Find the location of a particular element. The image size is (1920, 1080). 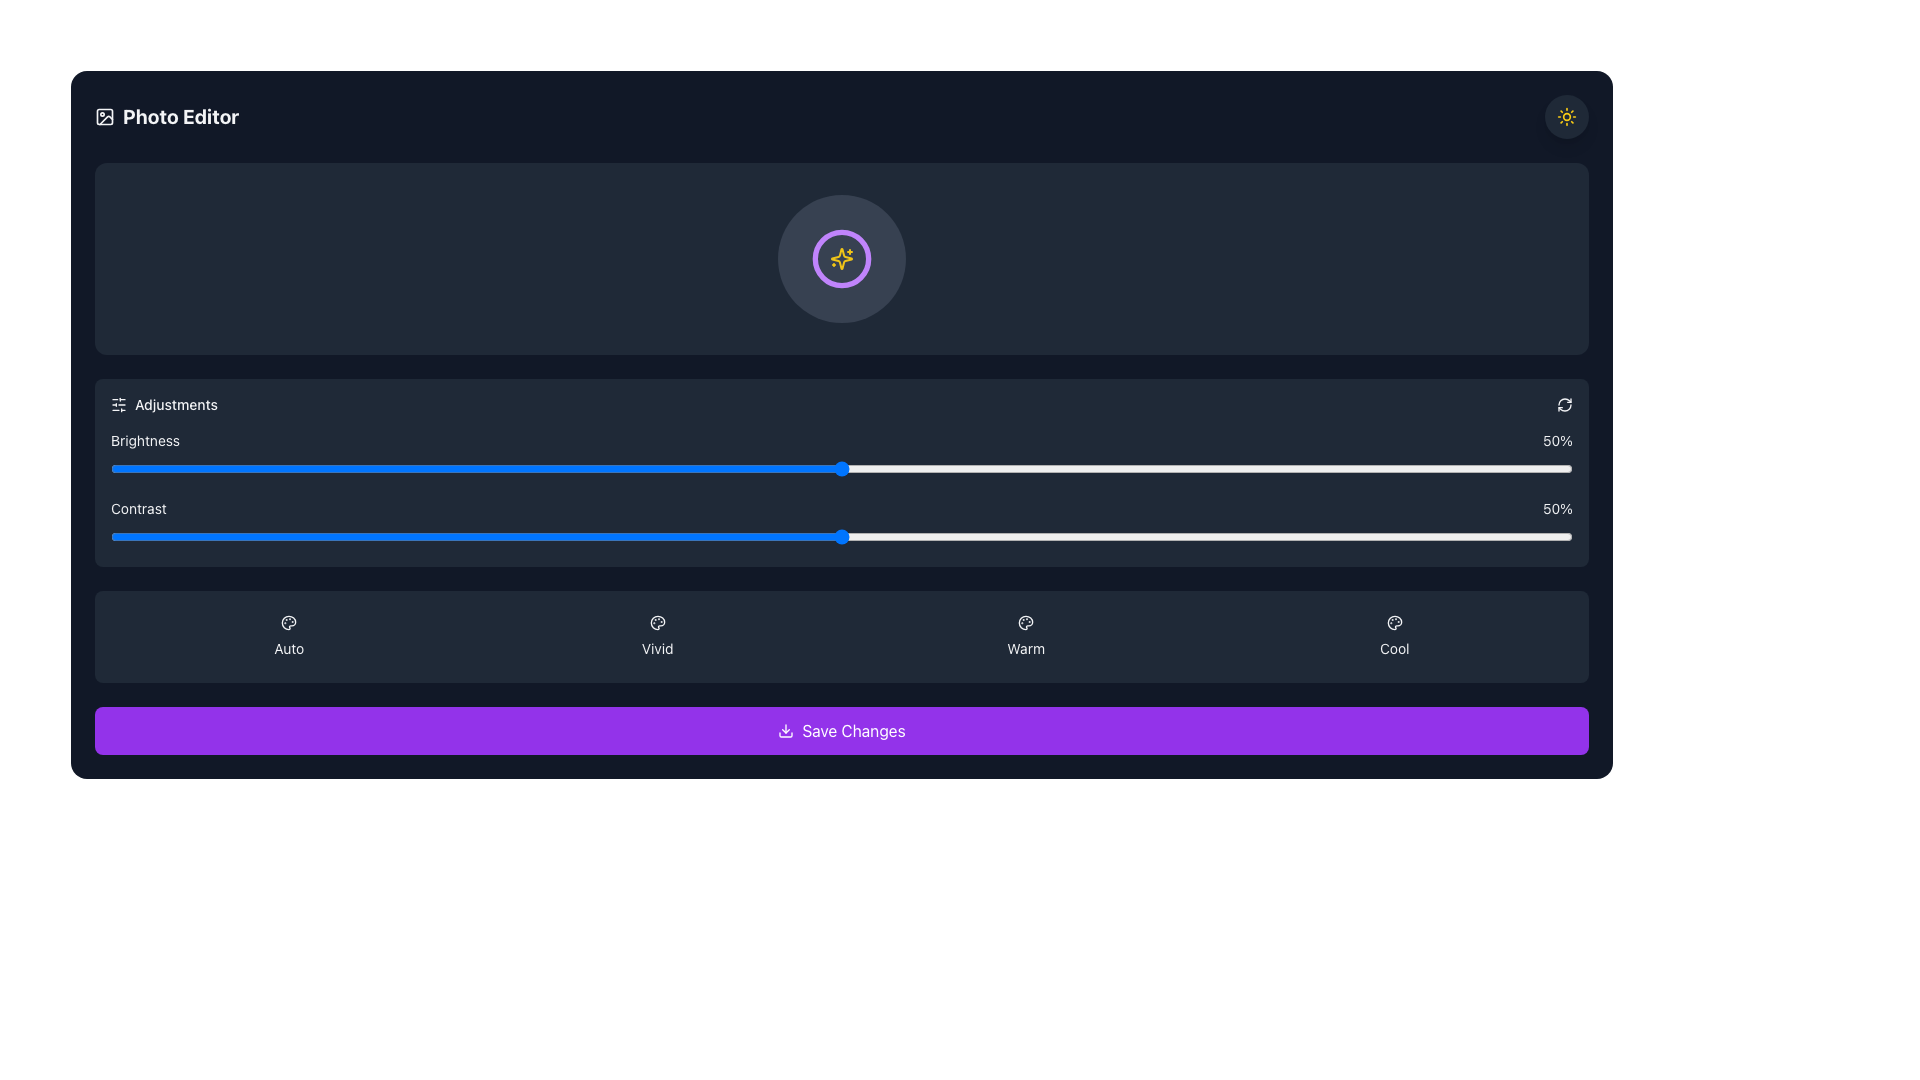

the value of the slider is located at coordinates (1353, 535).